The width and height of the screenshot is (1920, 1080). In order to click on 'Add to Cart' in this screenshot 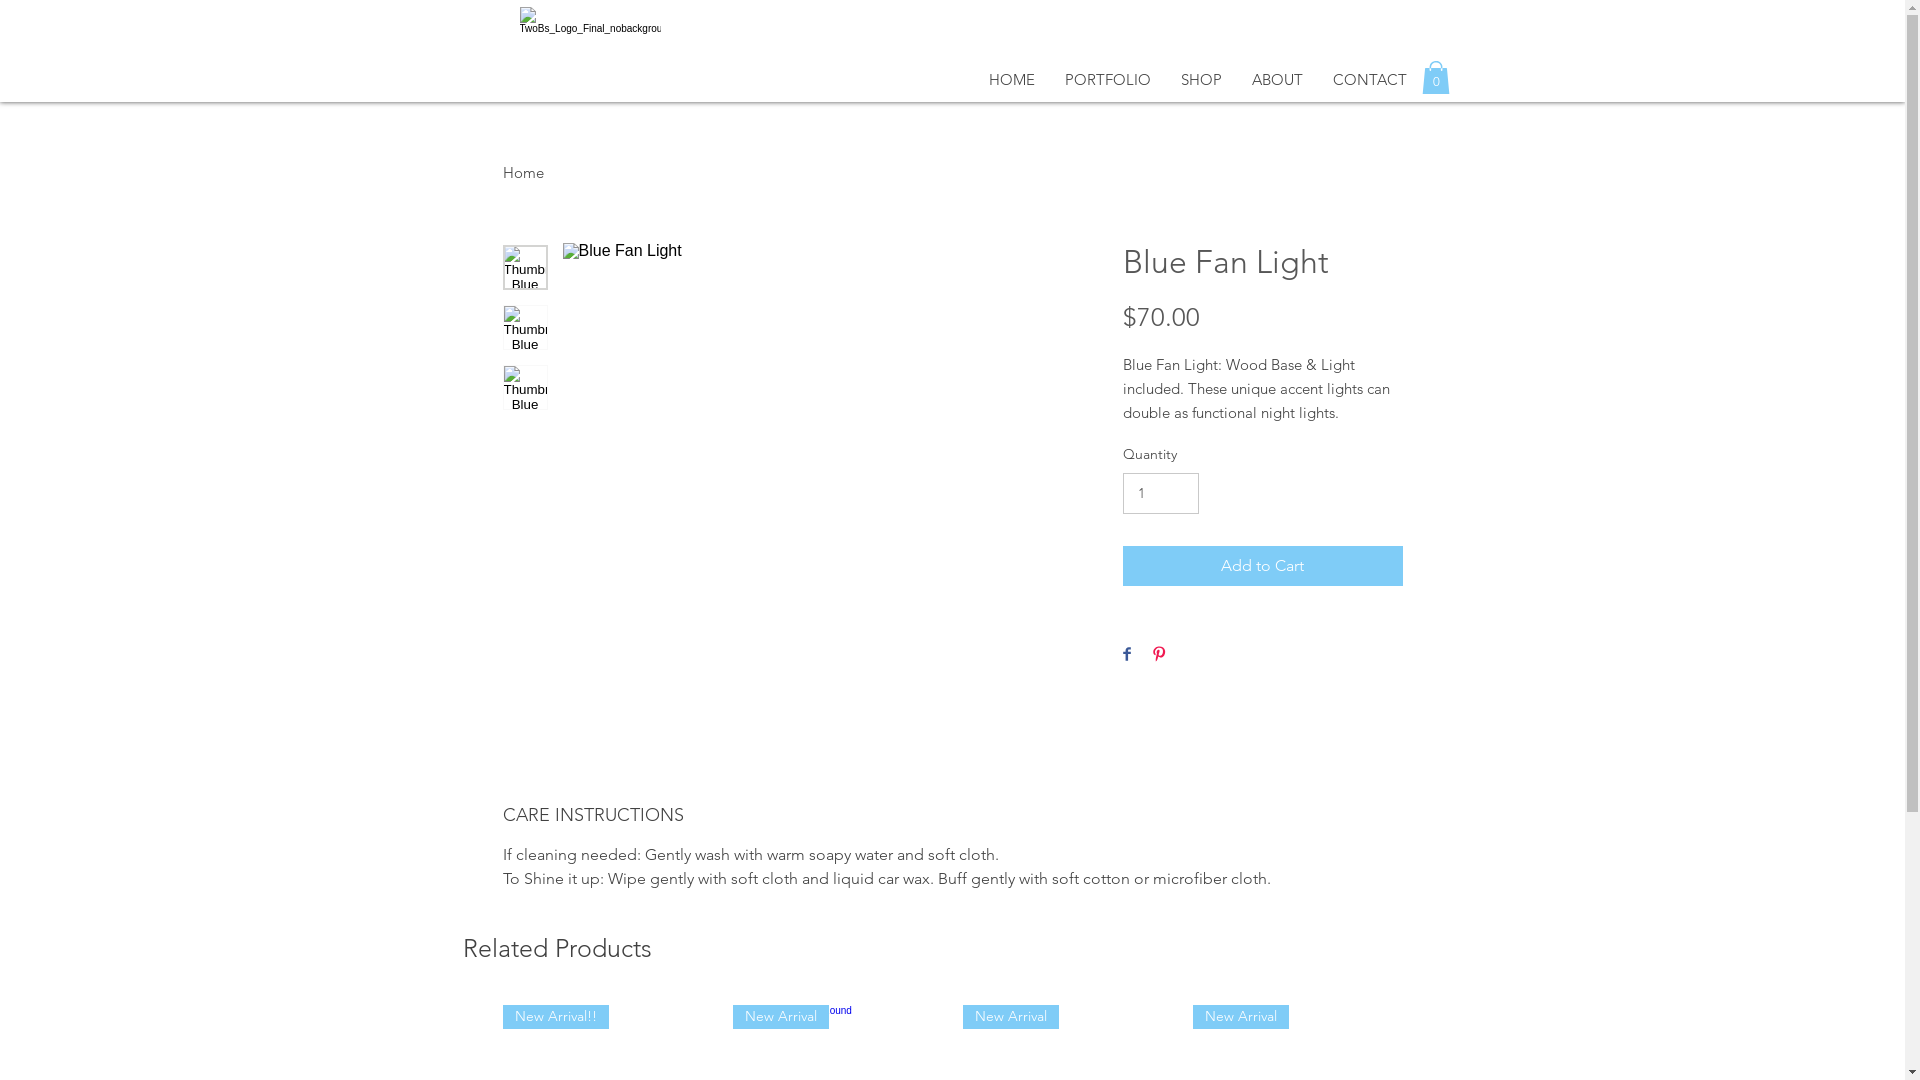, I will do `click(1261, 566)`.